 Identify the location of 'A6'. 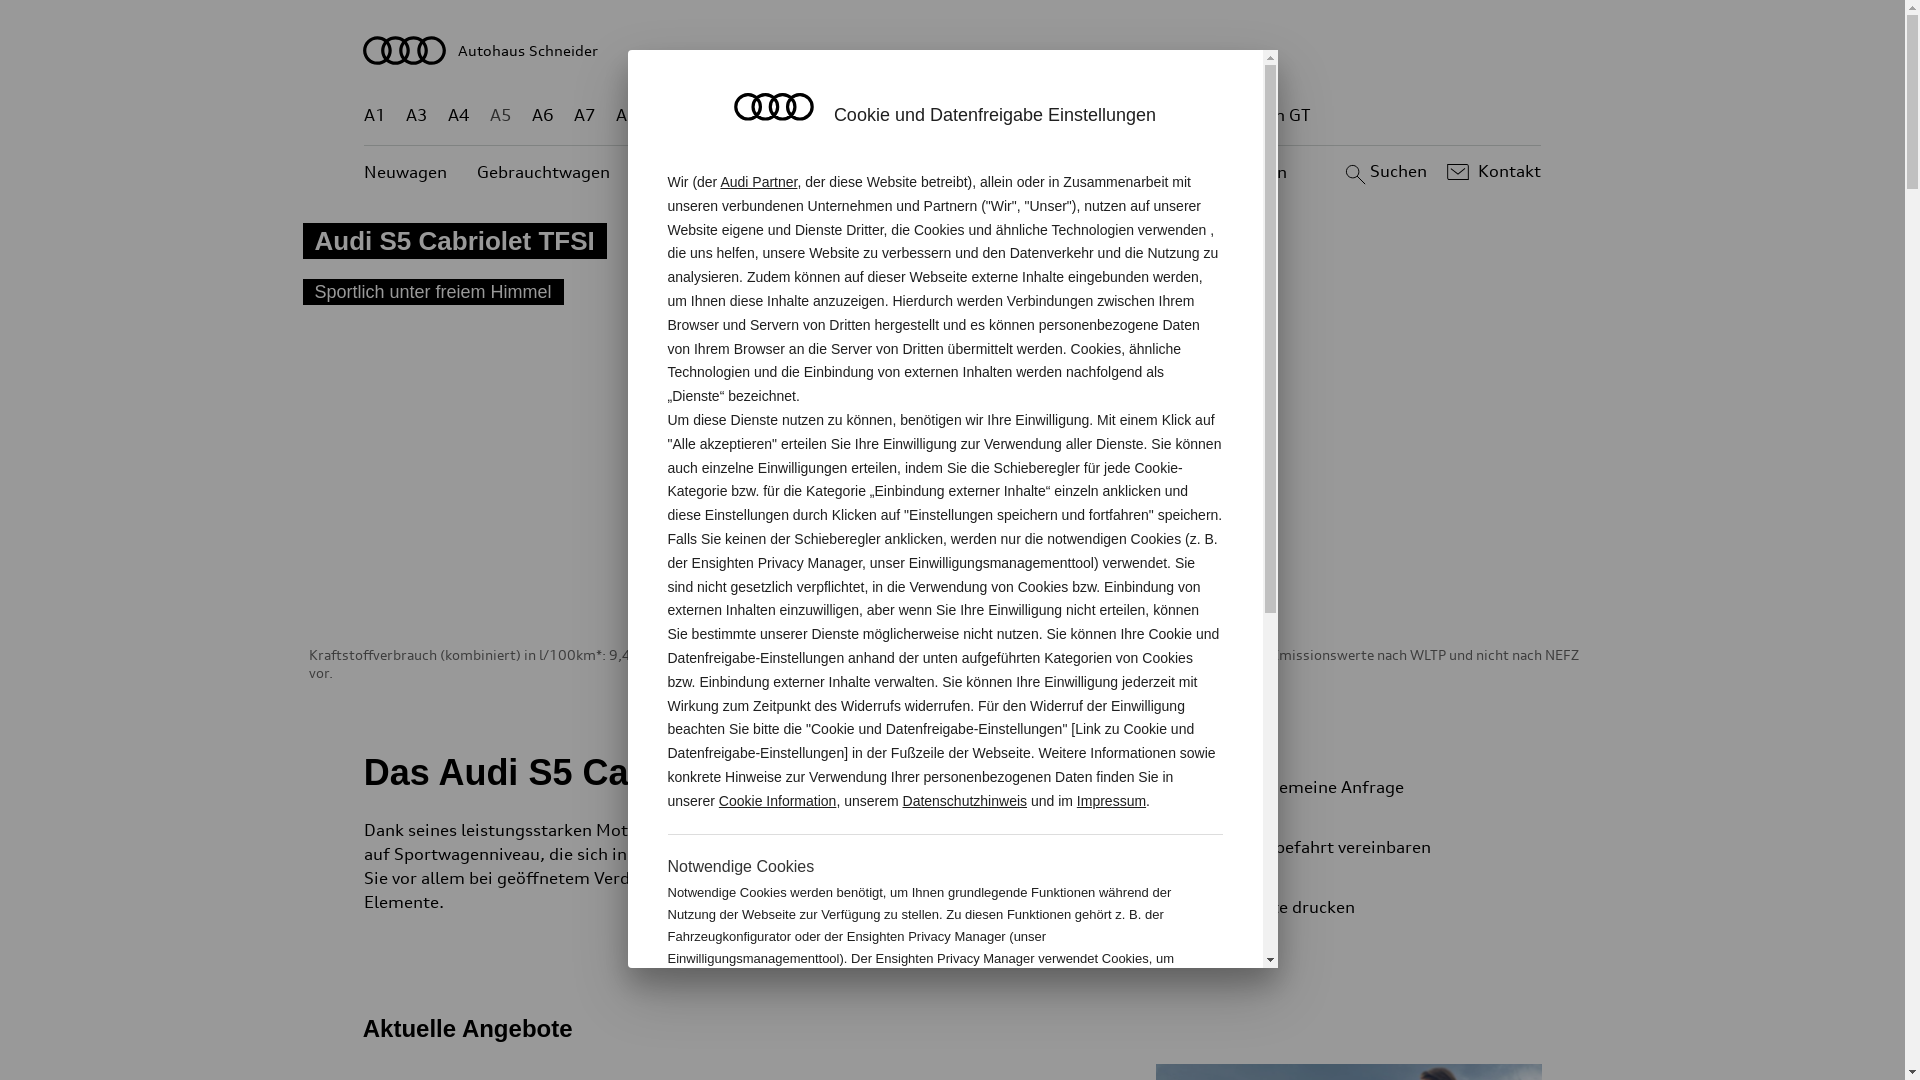
(542, 115).